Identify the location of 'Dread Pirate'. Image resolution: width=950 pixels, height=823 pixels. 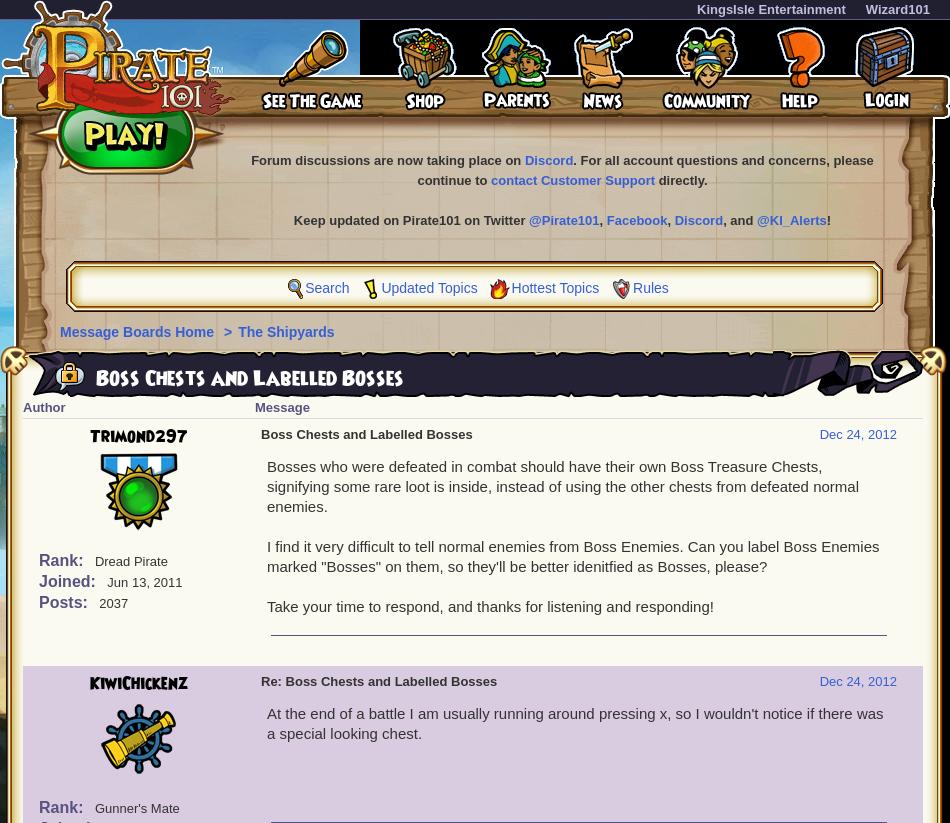
(130, 560).